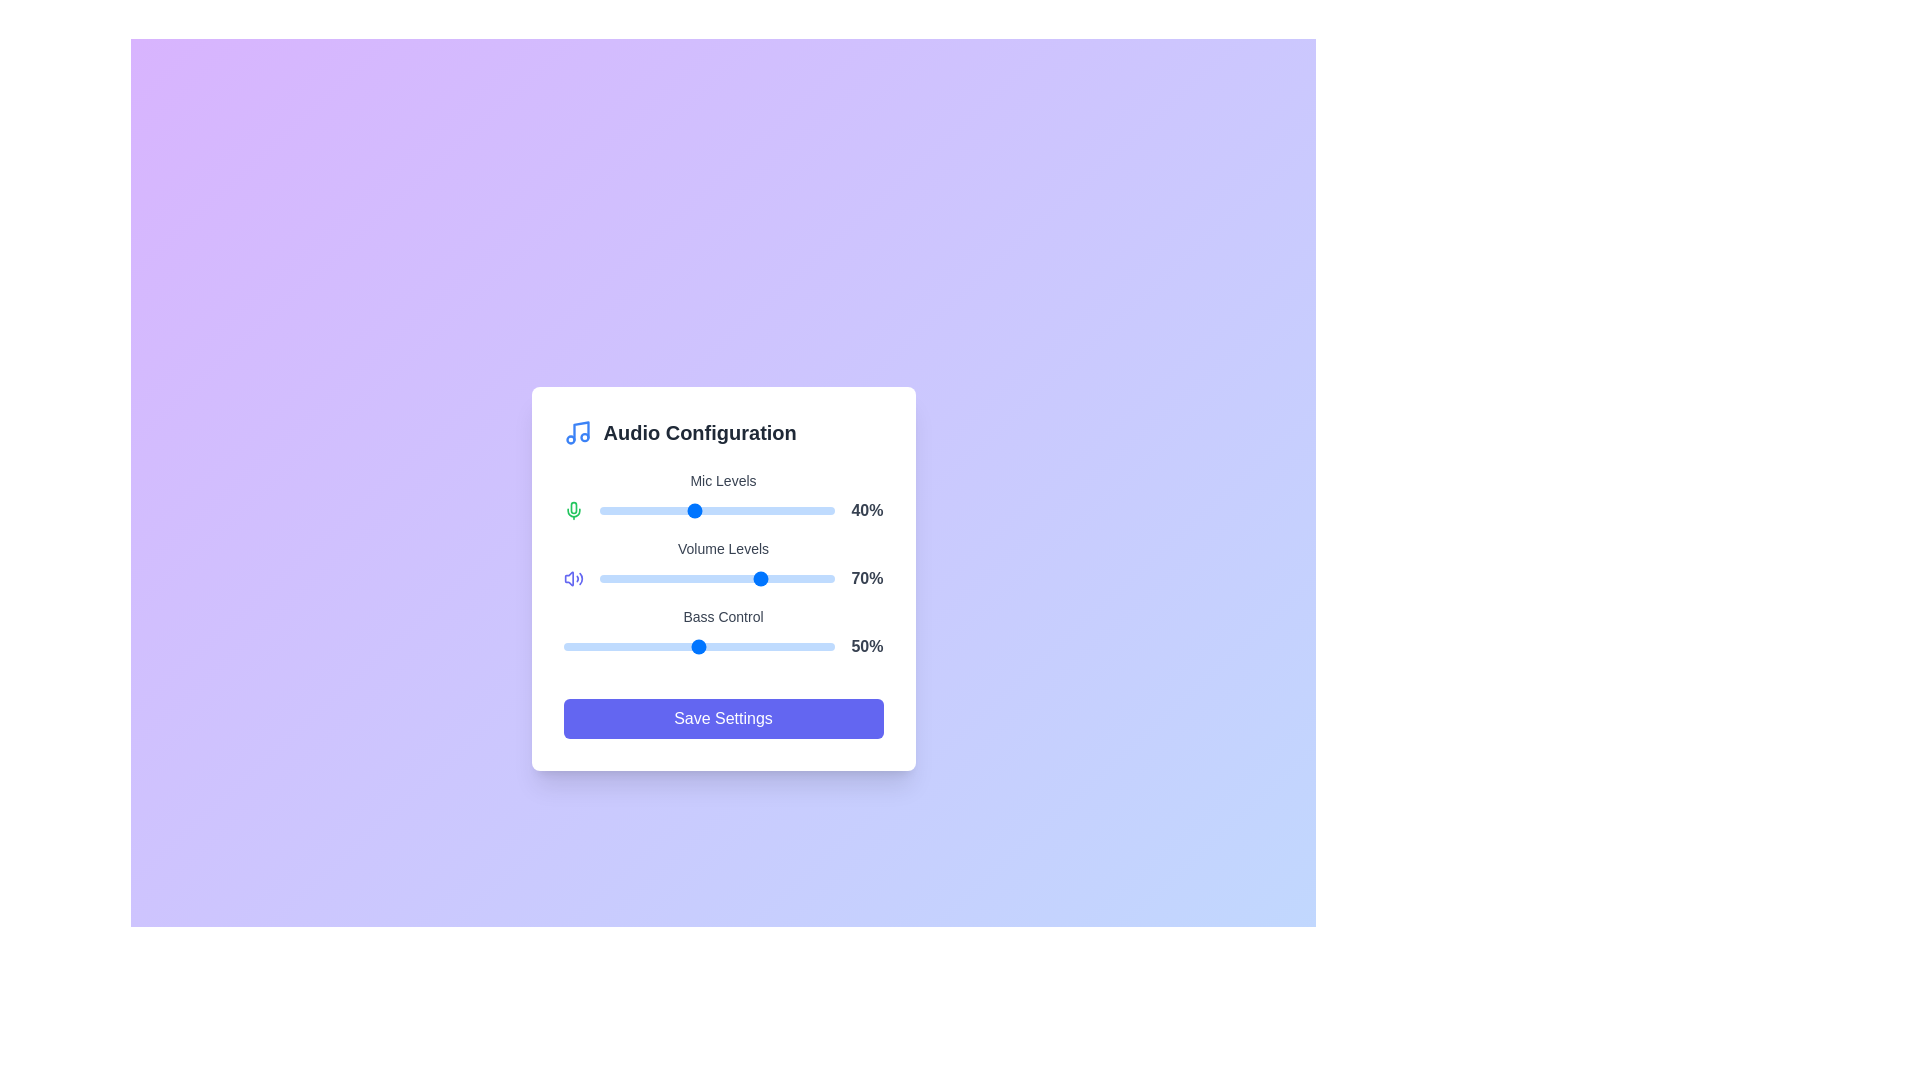 Image resolution: width=1920 pixels, height=1080 pixels. Describe the element at coordinates (696, 509) in the screenshot. I see `the Mic Levels slider to set the microphone volume to 41%` at that location.